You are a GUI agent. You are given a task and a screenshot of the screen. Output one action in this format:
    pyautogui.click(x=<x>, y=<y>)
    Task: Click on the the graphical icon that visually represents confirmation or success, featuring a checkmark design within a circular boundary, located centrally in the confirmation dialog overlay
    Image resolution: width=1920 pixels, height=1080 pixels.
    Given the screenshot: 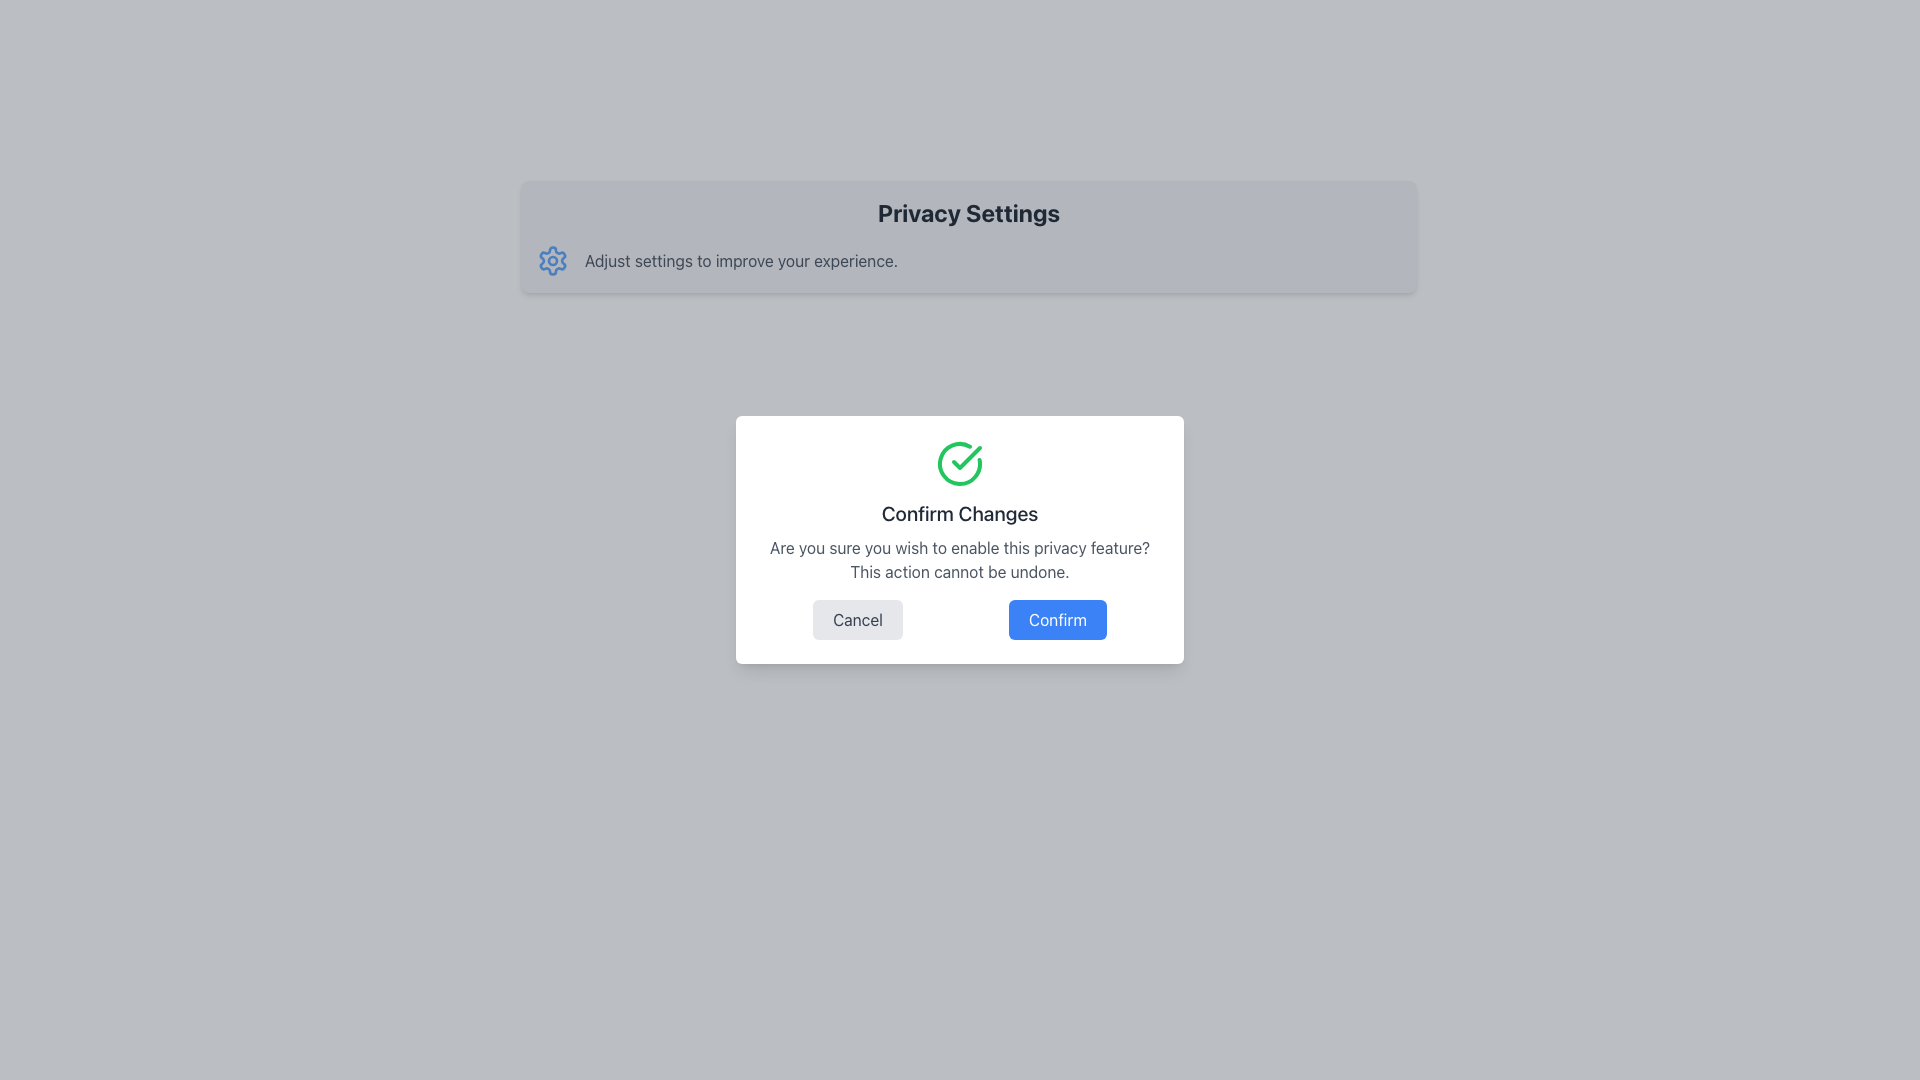 What is the action you would take?
    pyautogui.click(x=960, y=463)
    